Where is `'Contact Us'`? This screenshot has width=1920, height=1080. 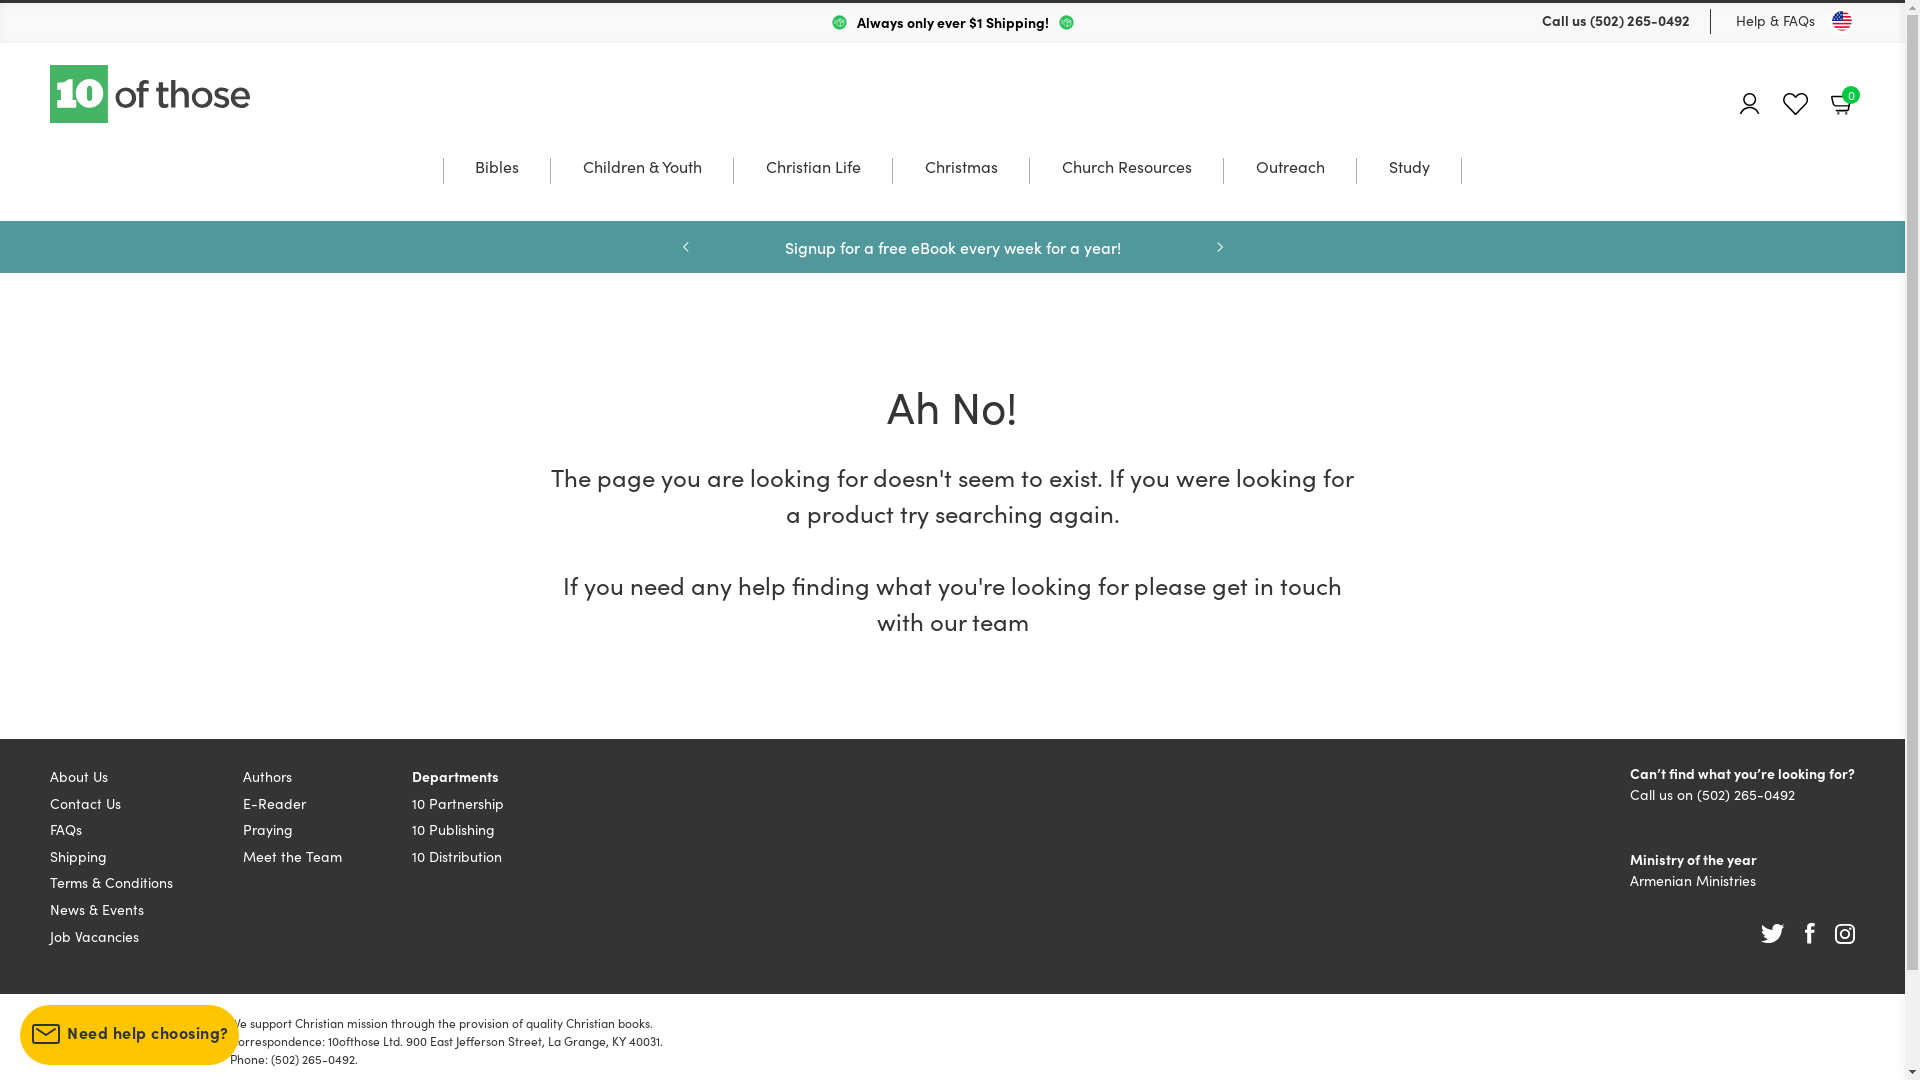 'Contact Us' is located at coordinates (84, 801).